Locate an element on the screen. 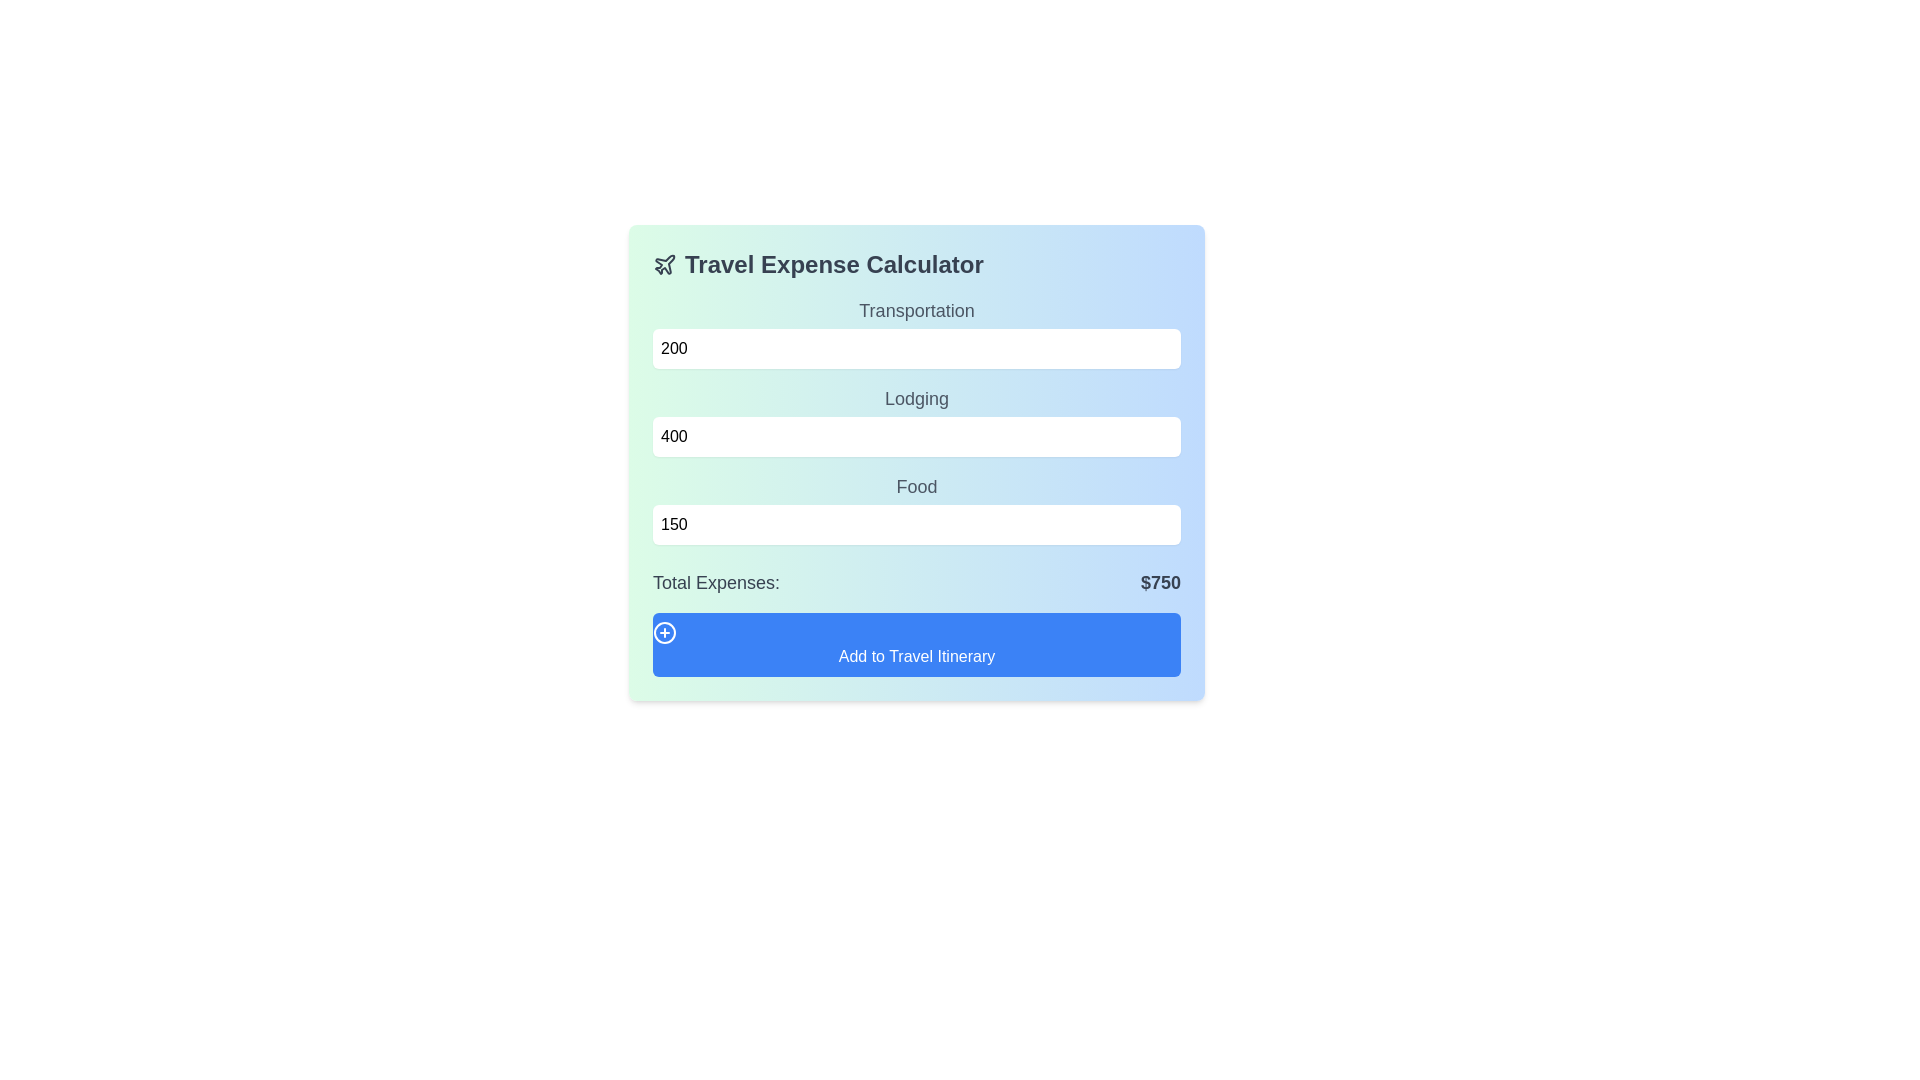 Image resolution: width=1920 pixels, height=1080 pixels. the 'Lodging' number input field to increase or decrease the value using keyboard or mouse interactions is located at coordinates (915, 419).